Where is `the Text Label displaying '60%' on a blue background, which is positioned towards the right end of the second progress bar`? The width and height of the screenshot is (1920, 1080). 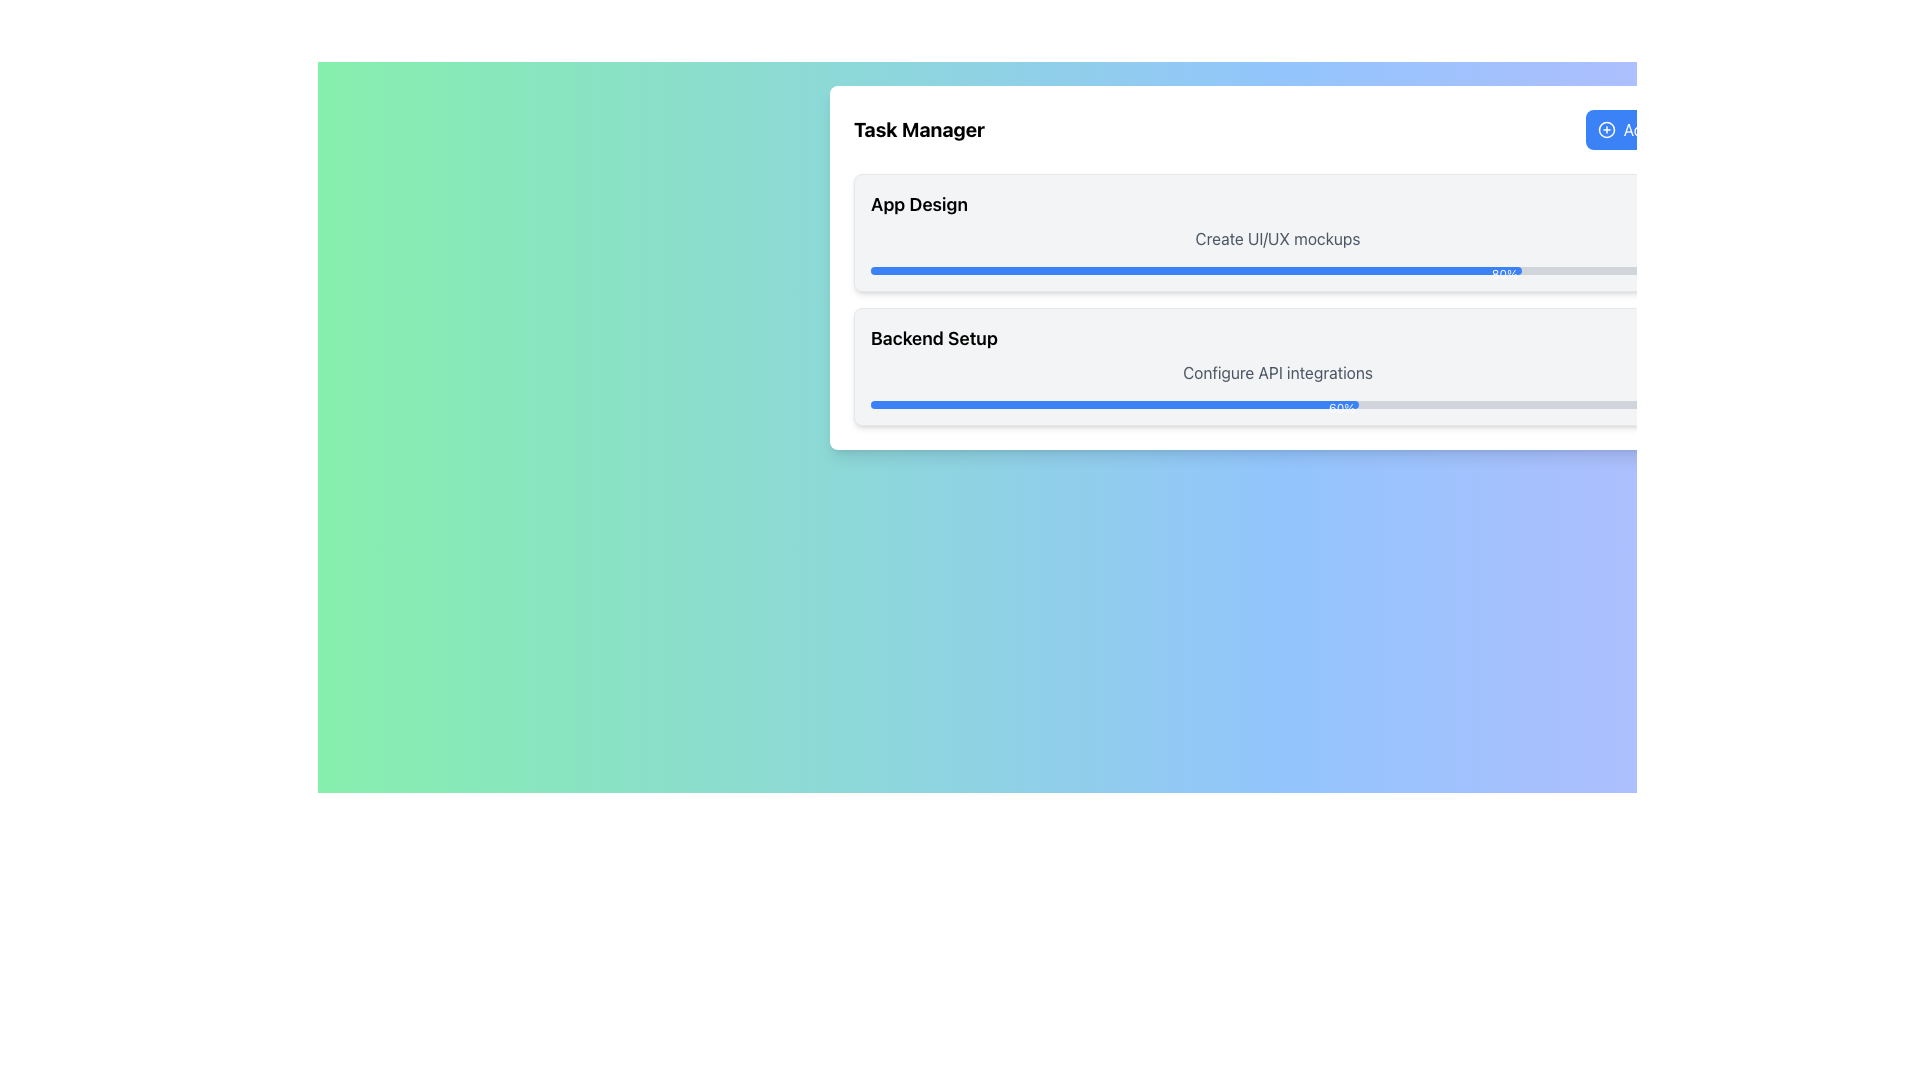 the Text Label displaying '60%' on a blue background, which is positioned towards the right end of the second progress bar is located at coordinates (1342, 405).